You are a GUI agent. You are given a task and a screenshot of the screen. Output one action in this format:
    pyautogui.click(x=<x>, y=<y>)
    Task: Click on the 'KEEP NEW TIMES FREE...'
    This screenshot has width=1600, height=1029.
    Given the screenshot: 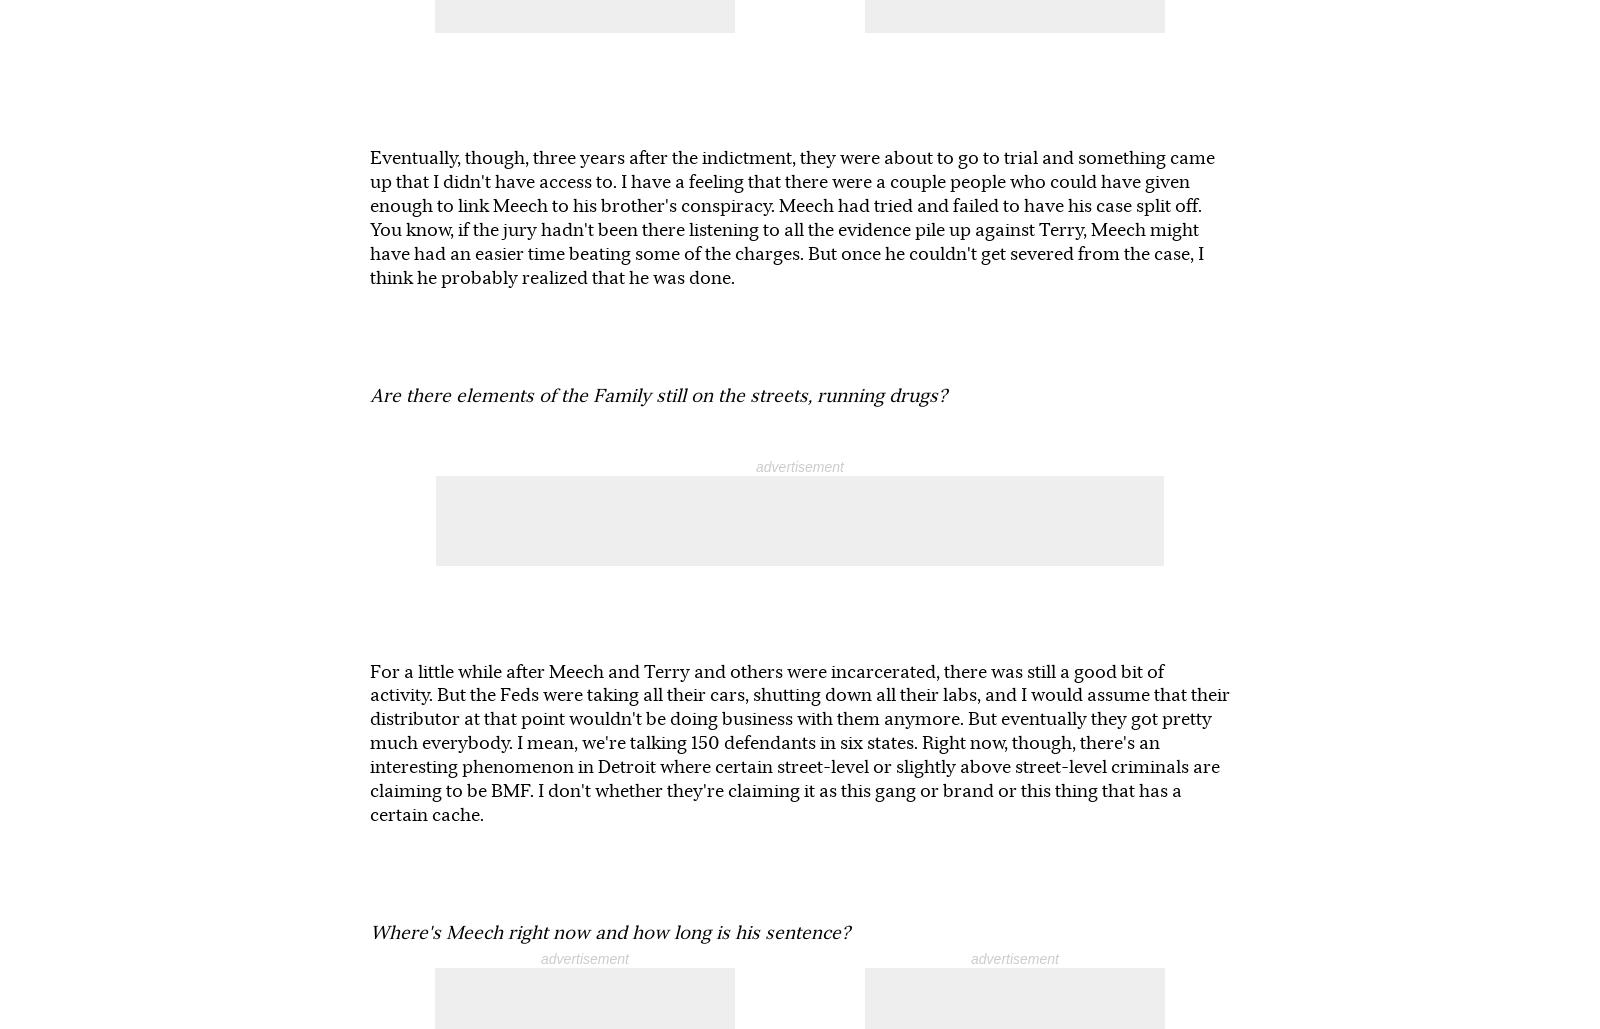 What is the action you would take?
    pyautogui.click(x=644, y=930)
    